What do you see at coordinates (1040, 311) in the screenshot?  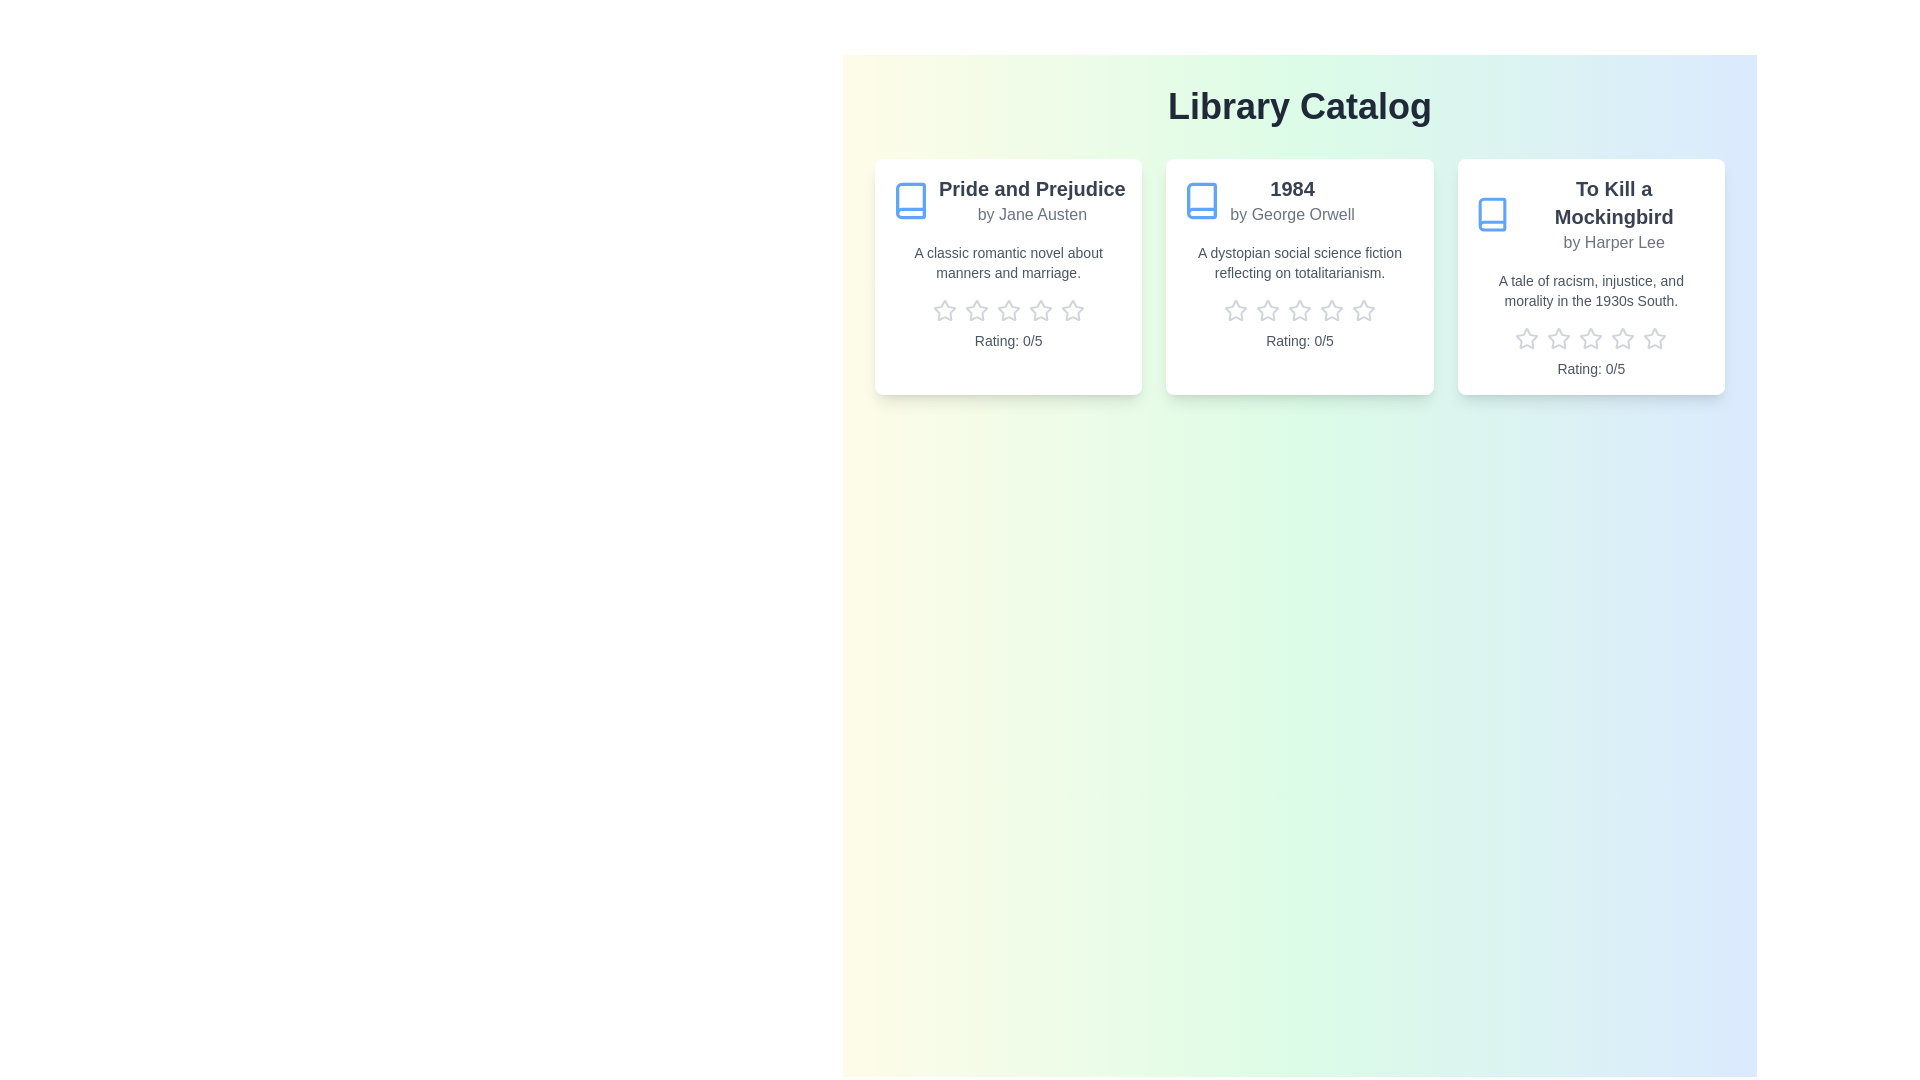 I see `the rating of the book 'Pride and Prejudice' to 4 stars by clicking the corresponding star` at bounding box center [1040, 311].